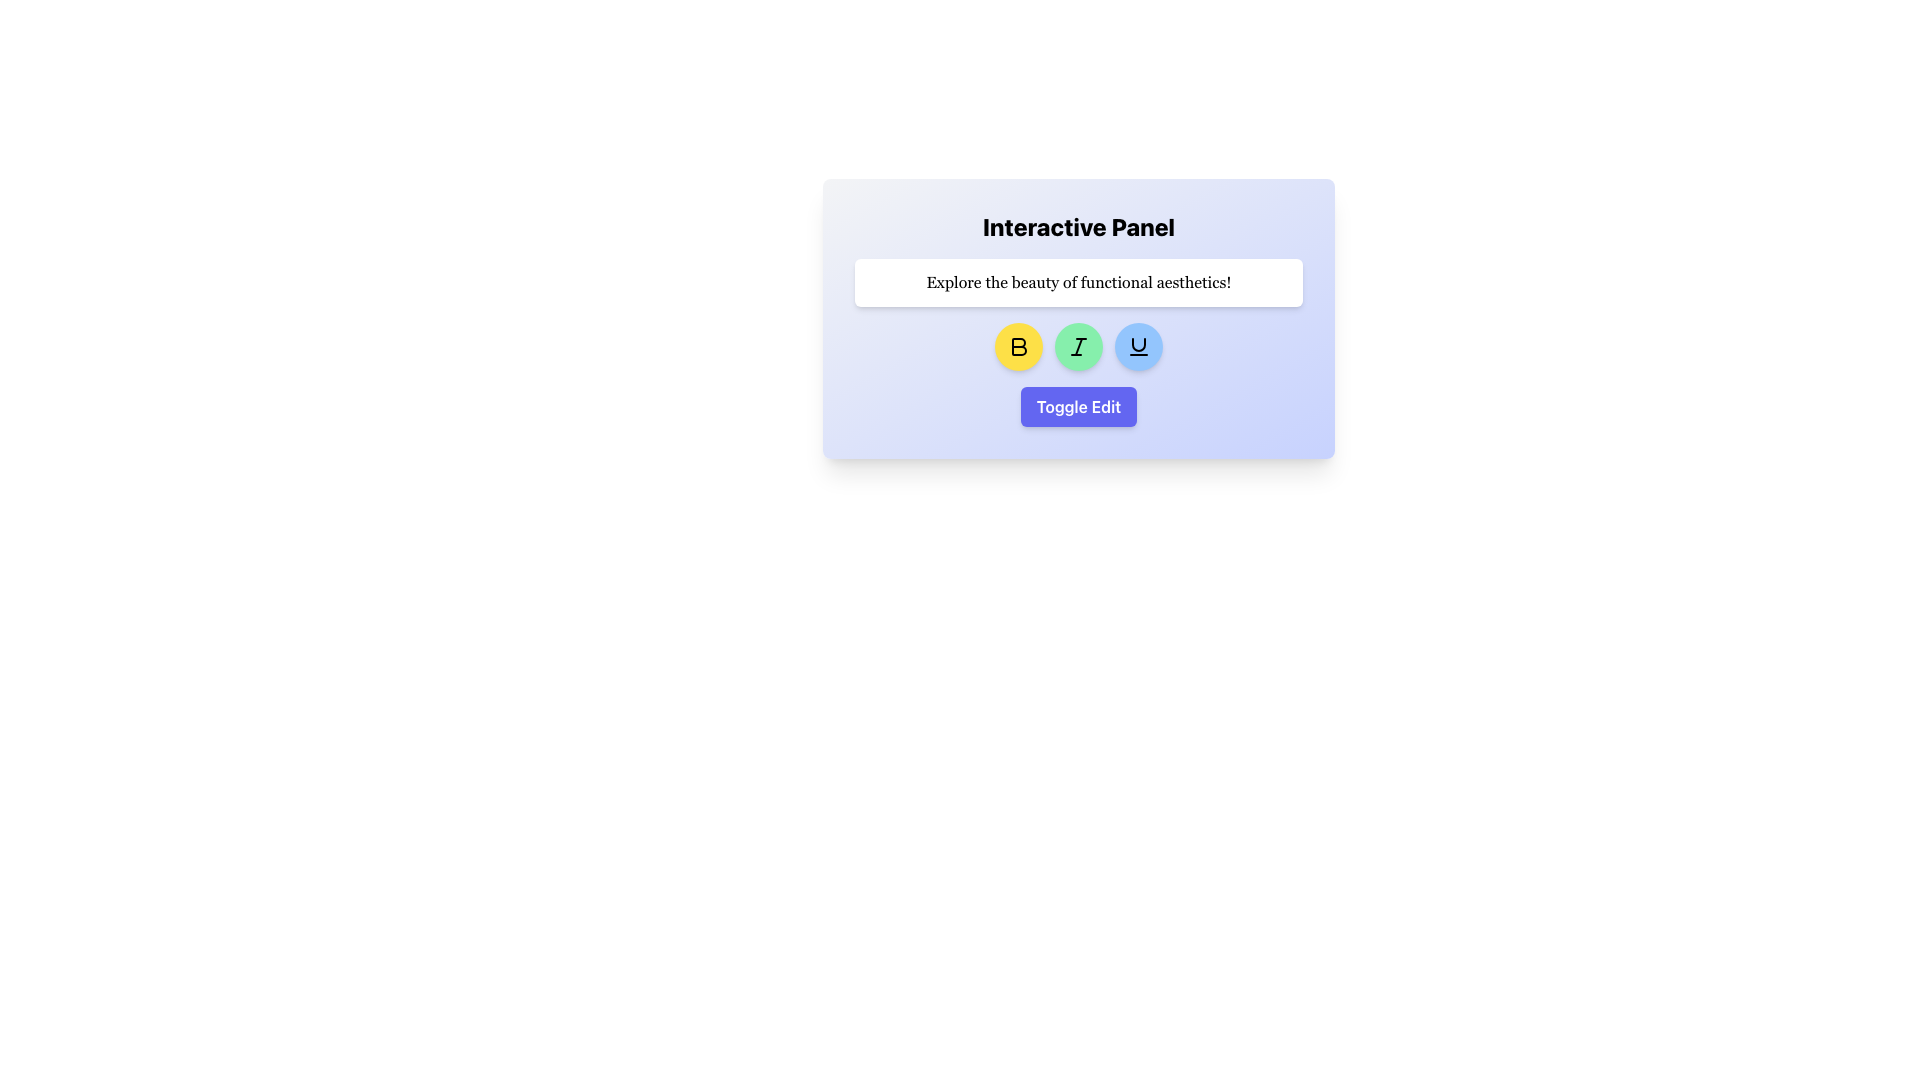 The image size is (1920, 1080). Describe the element at coordinates (1138, 346) in the screenshot. I see `the underline icon button, which is the third button from the left in a row of blue circular buttons` at that location.